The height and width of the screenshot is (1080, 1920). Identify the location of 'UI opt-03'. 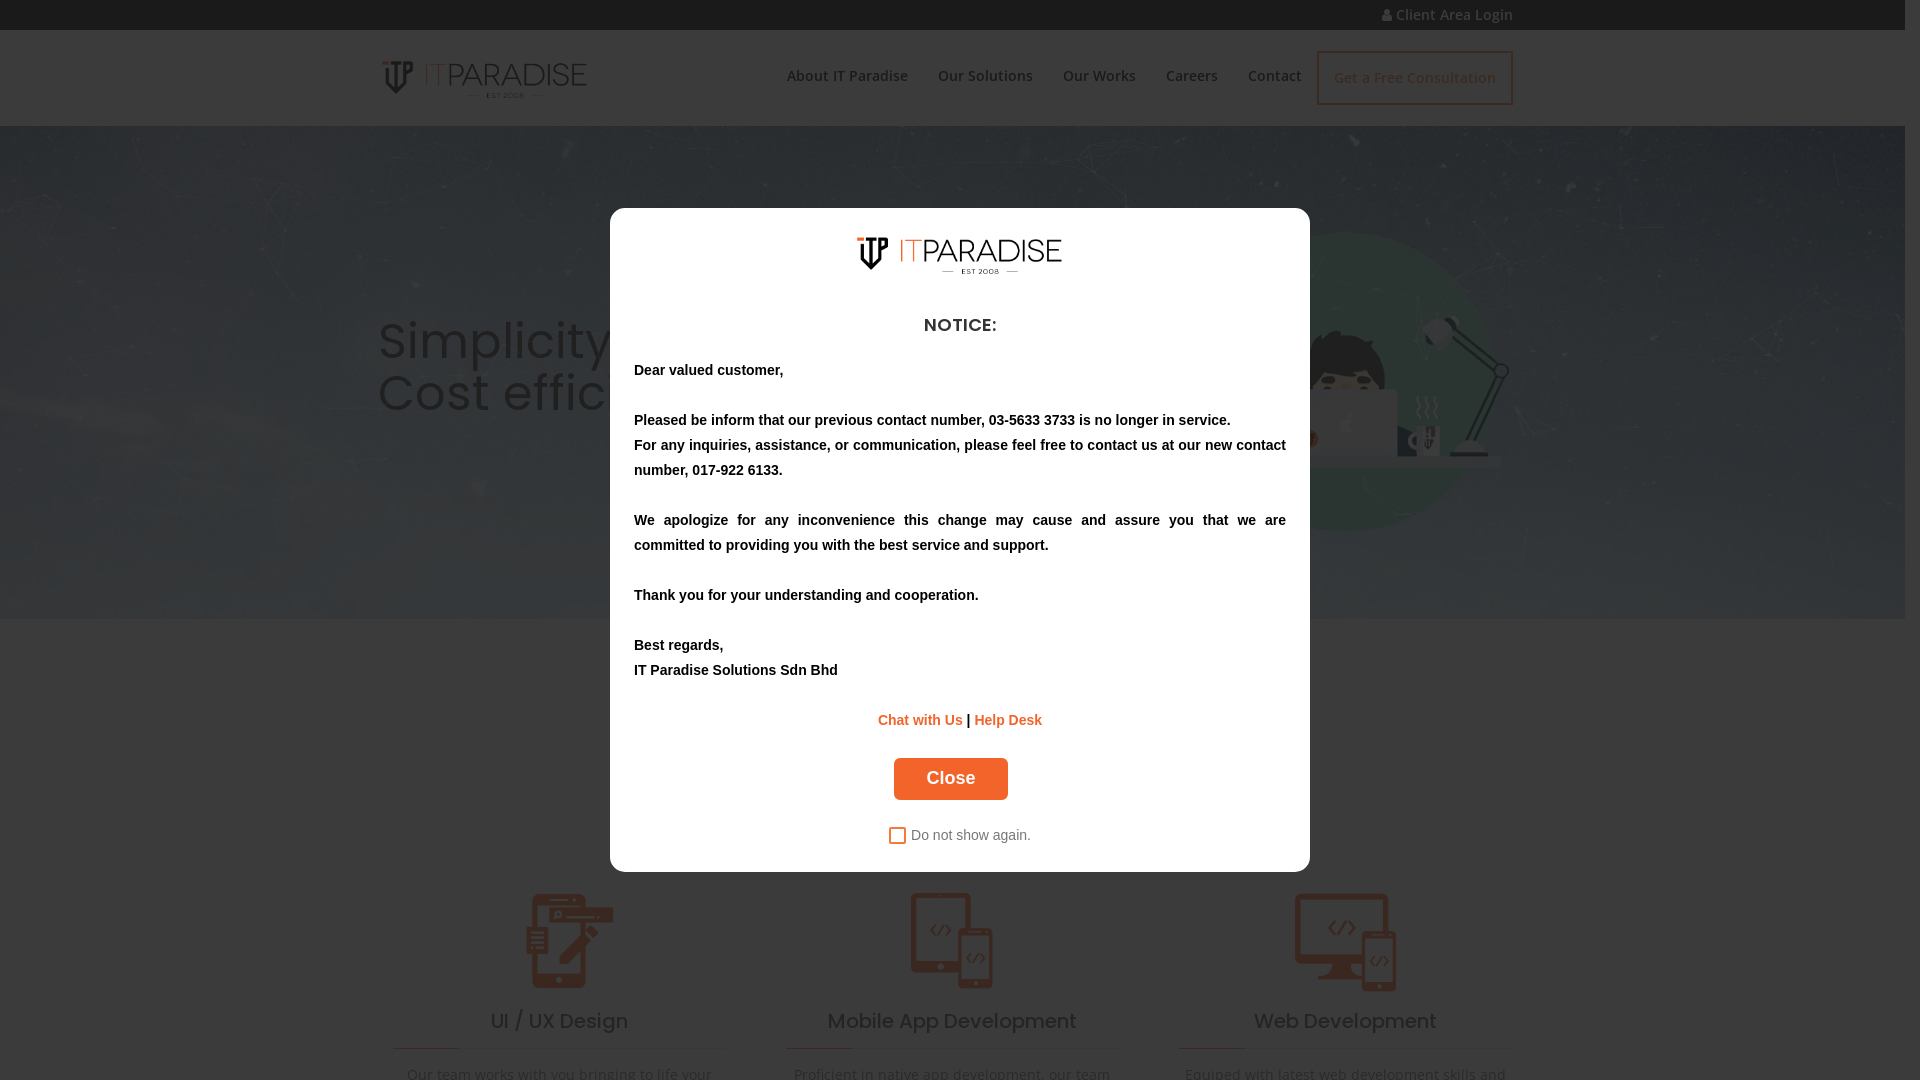
(558, 941).